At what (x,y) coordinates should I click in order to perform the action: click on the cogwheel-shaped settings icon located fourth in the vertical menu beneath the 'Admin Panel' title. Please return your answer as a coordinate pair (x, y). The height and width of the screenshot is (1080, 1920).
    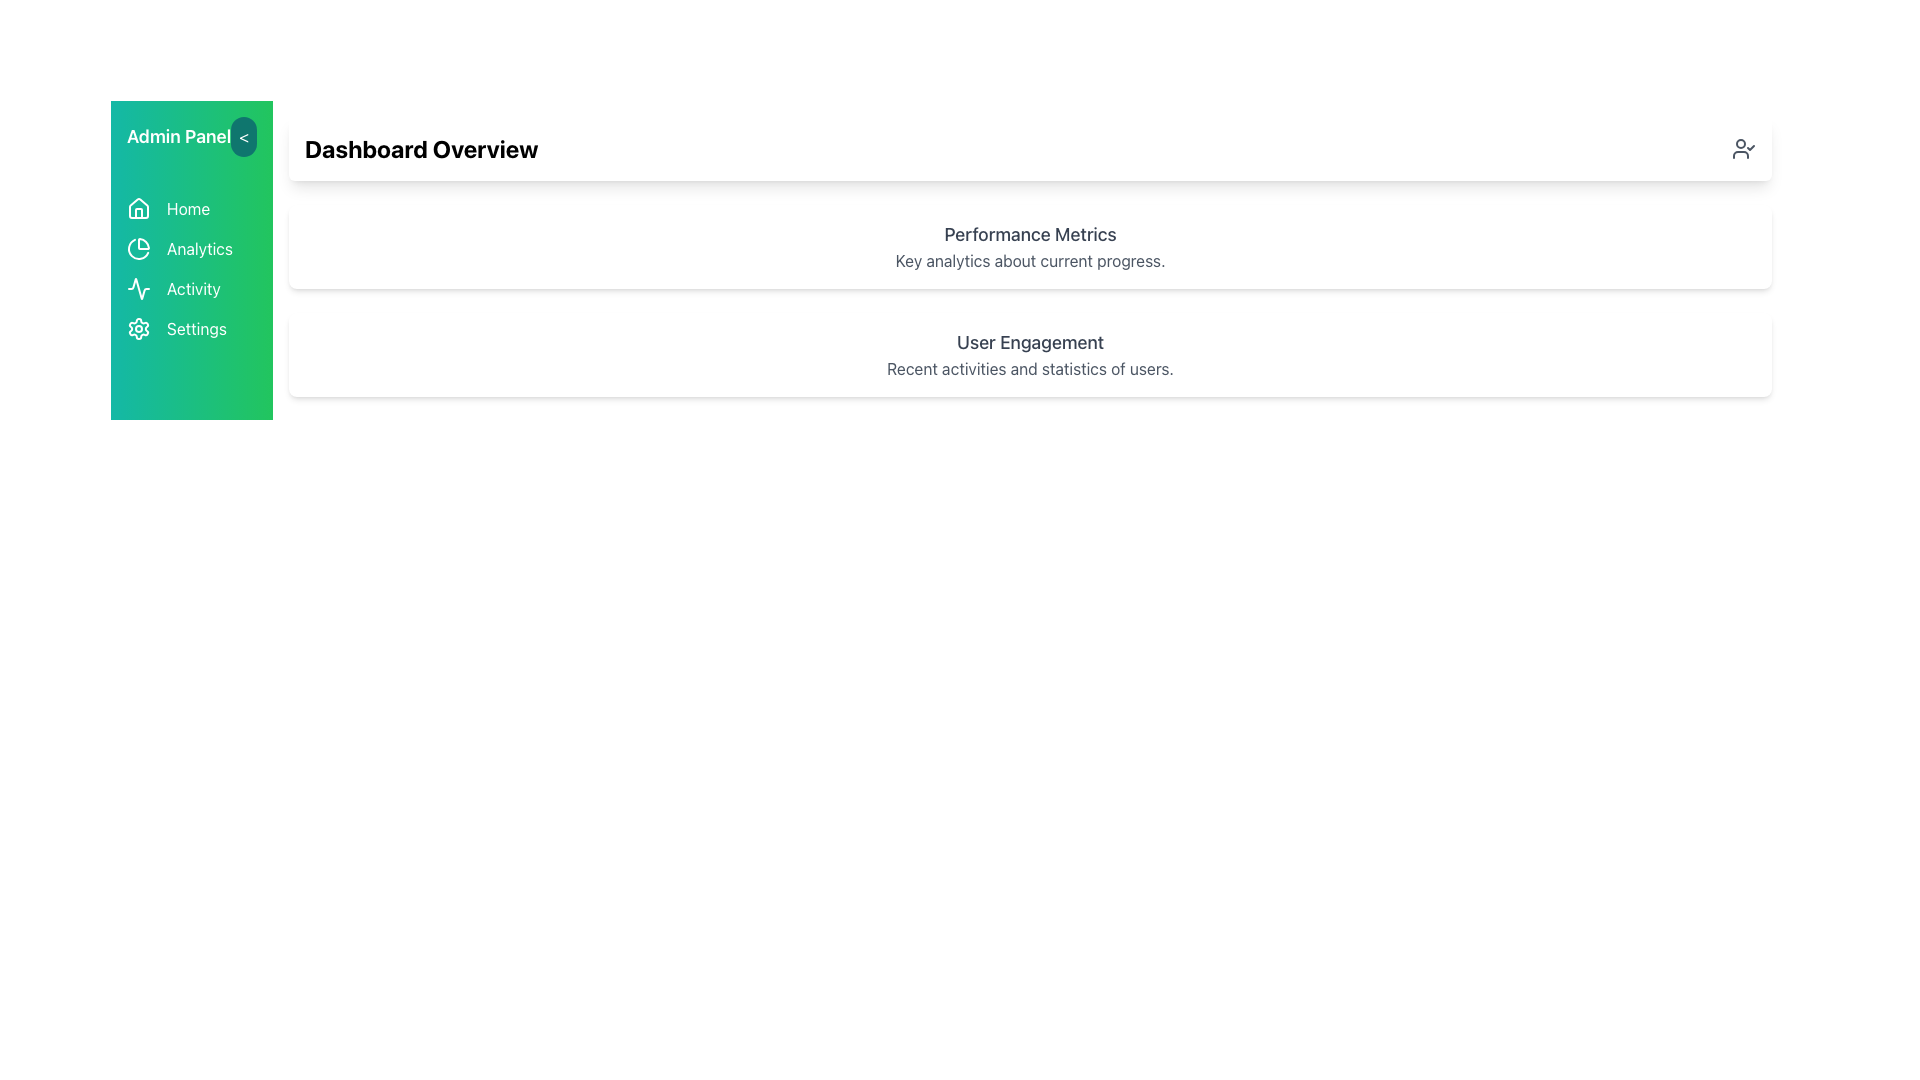
    Looking at the image, I should click on (138, 327).